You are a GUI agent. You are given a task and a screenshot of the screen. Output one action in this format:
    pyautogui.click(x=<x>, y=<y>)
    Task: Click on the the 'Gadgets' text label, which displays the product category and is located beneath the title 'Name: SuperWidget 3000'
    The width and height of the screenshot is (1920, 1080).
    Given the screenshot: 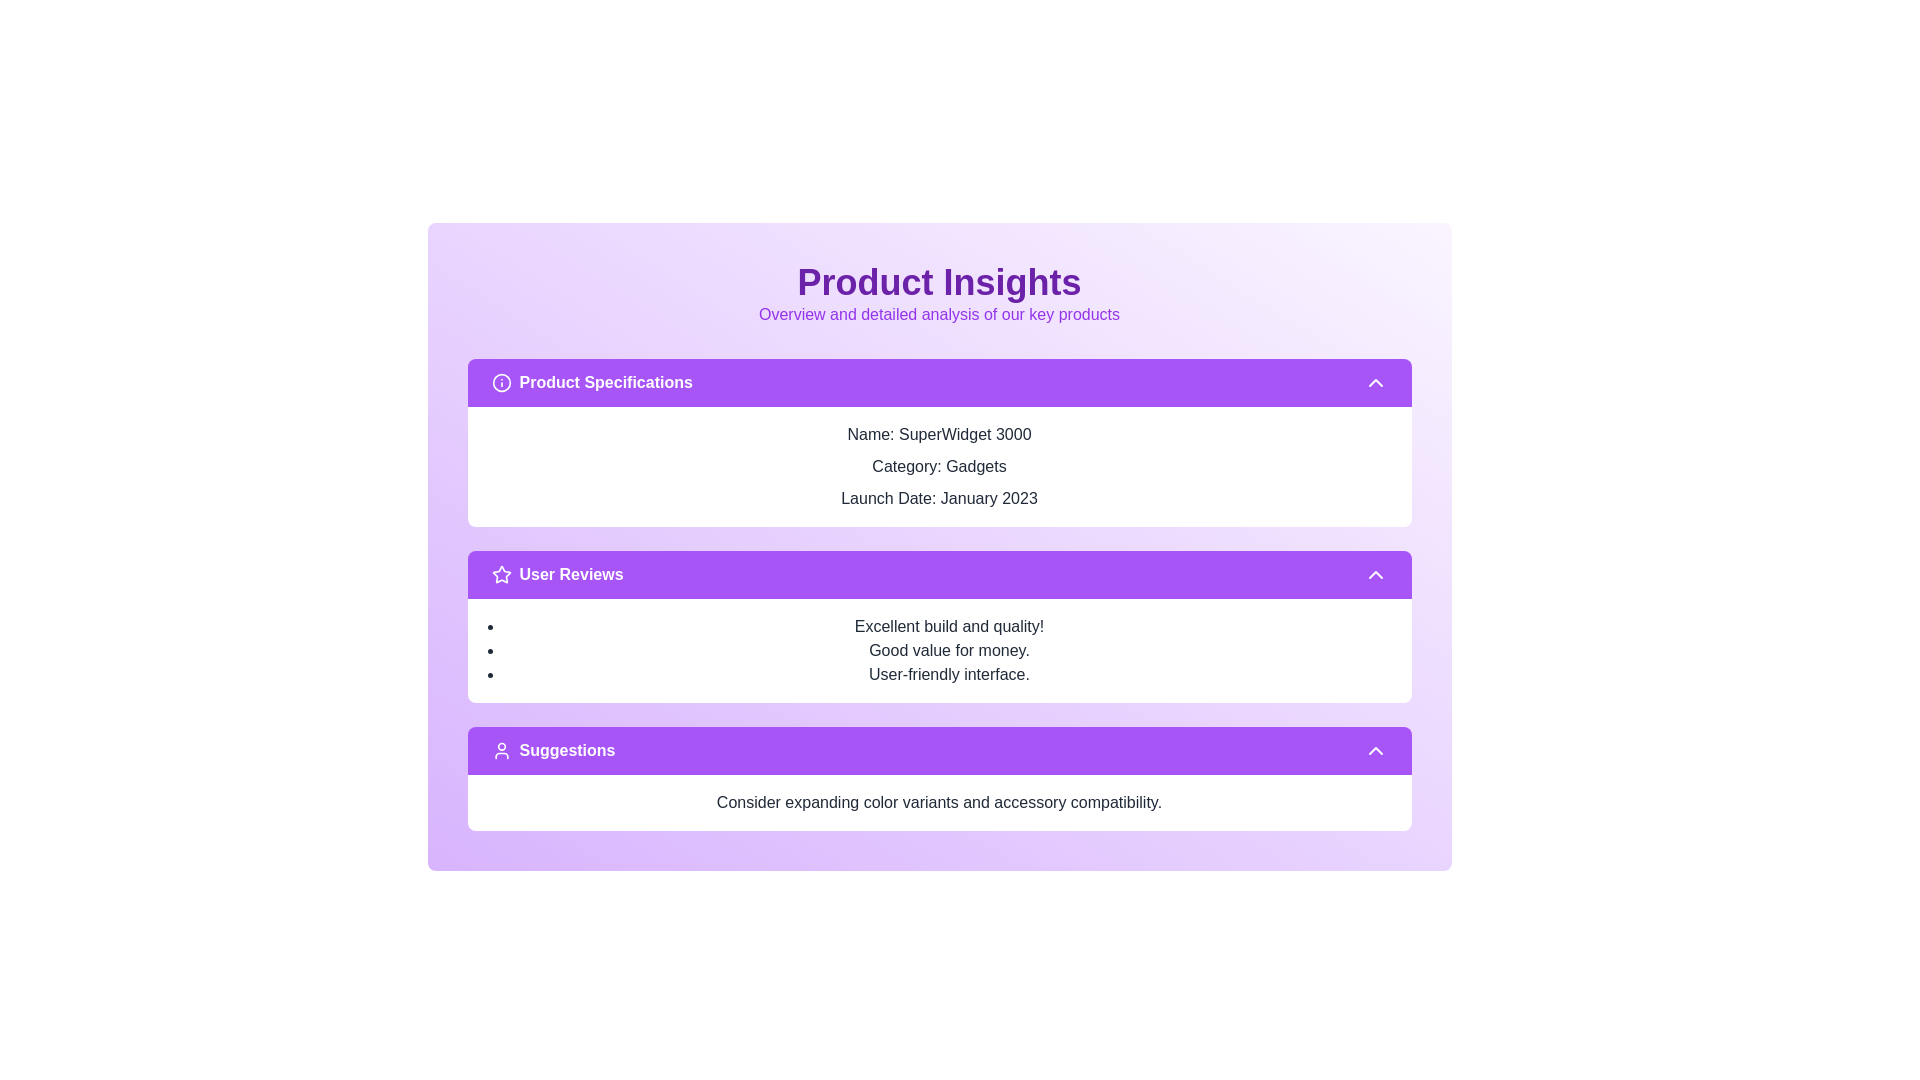 What is the action you would take?
    pyautogui.click(x=938, y=466)
    